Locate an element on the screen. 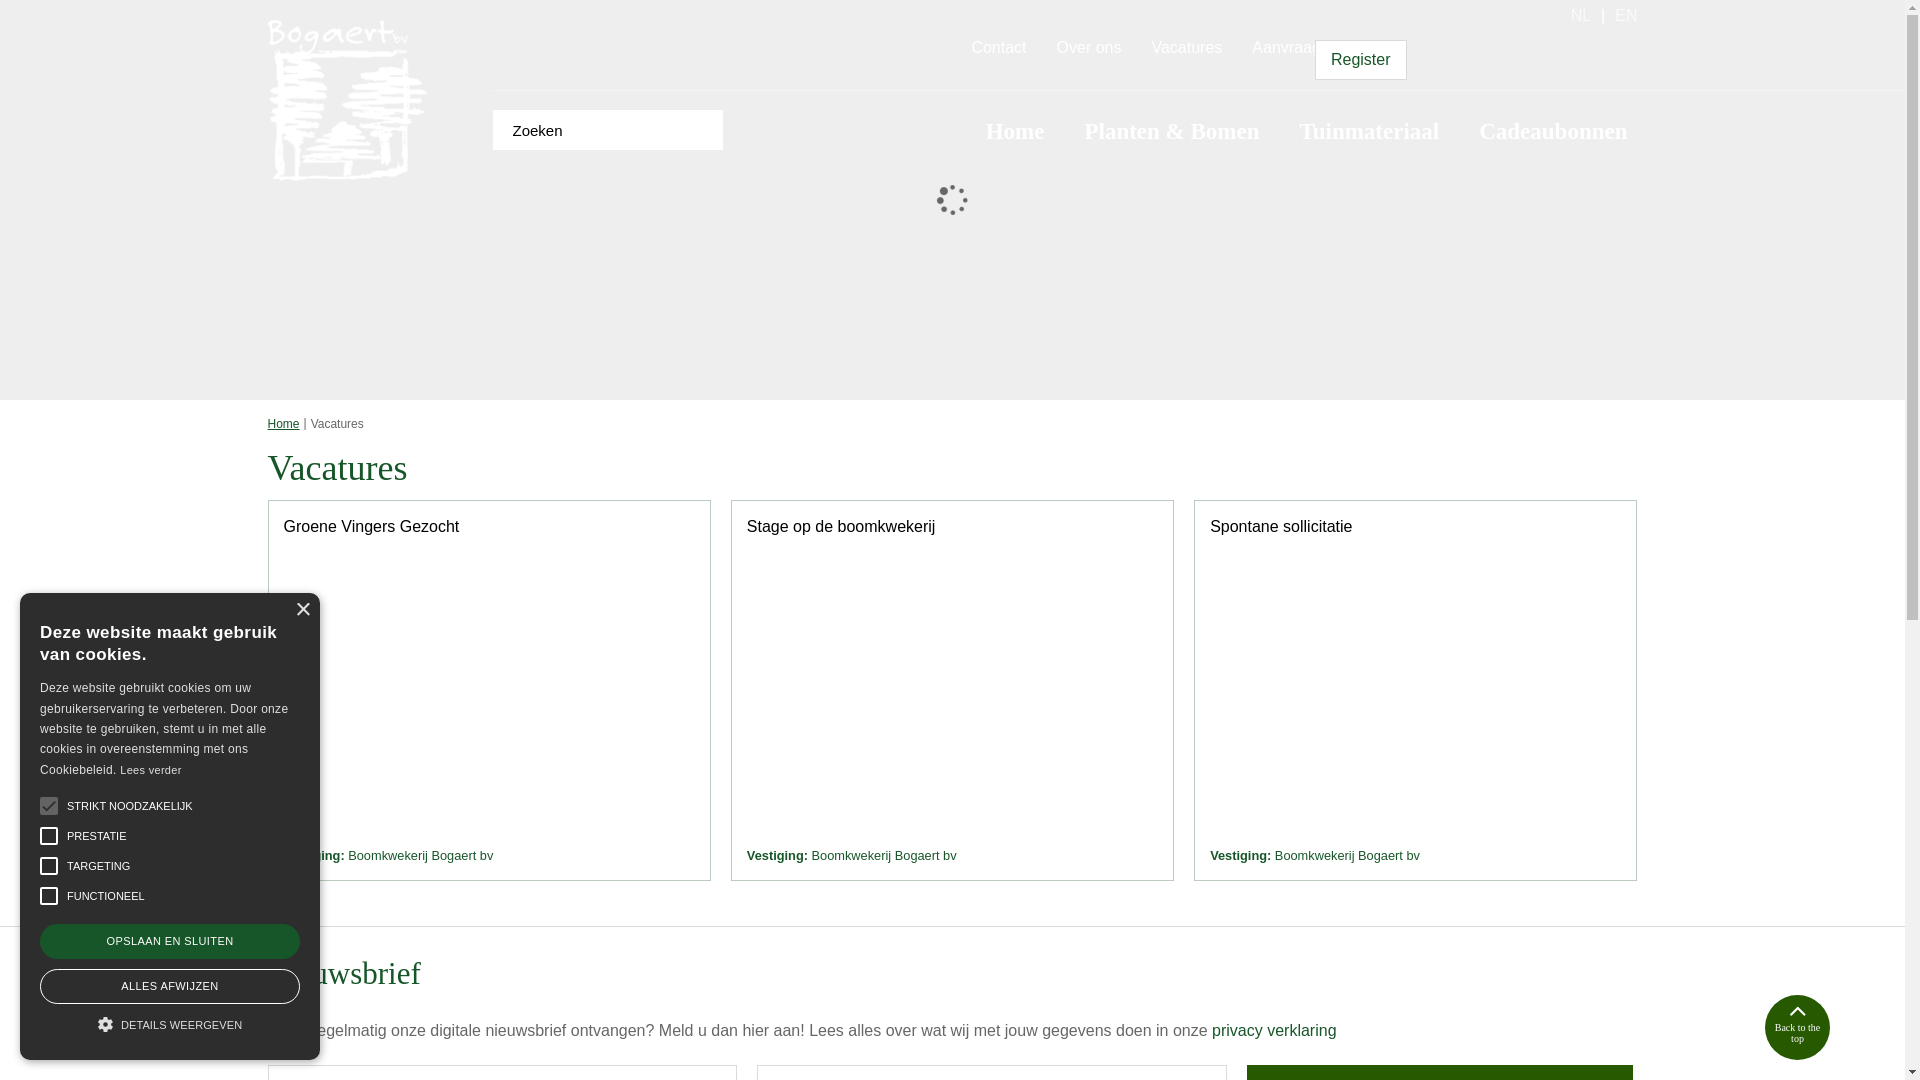  'Zoeken' is located at coordinates (700, 130).